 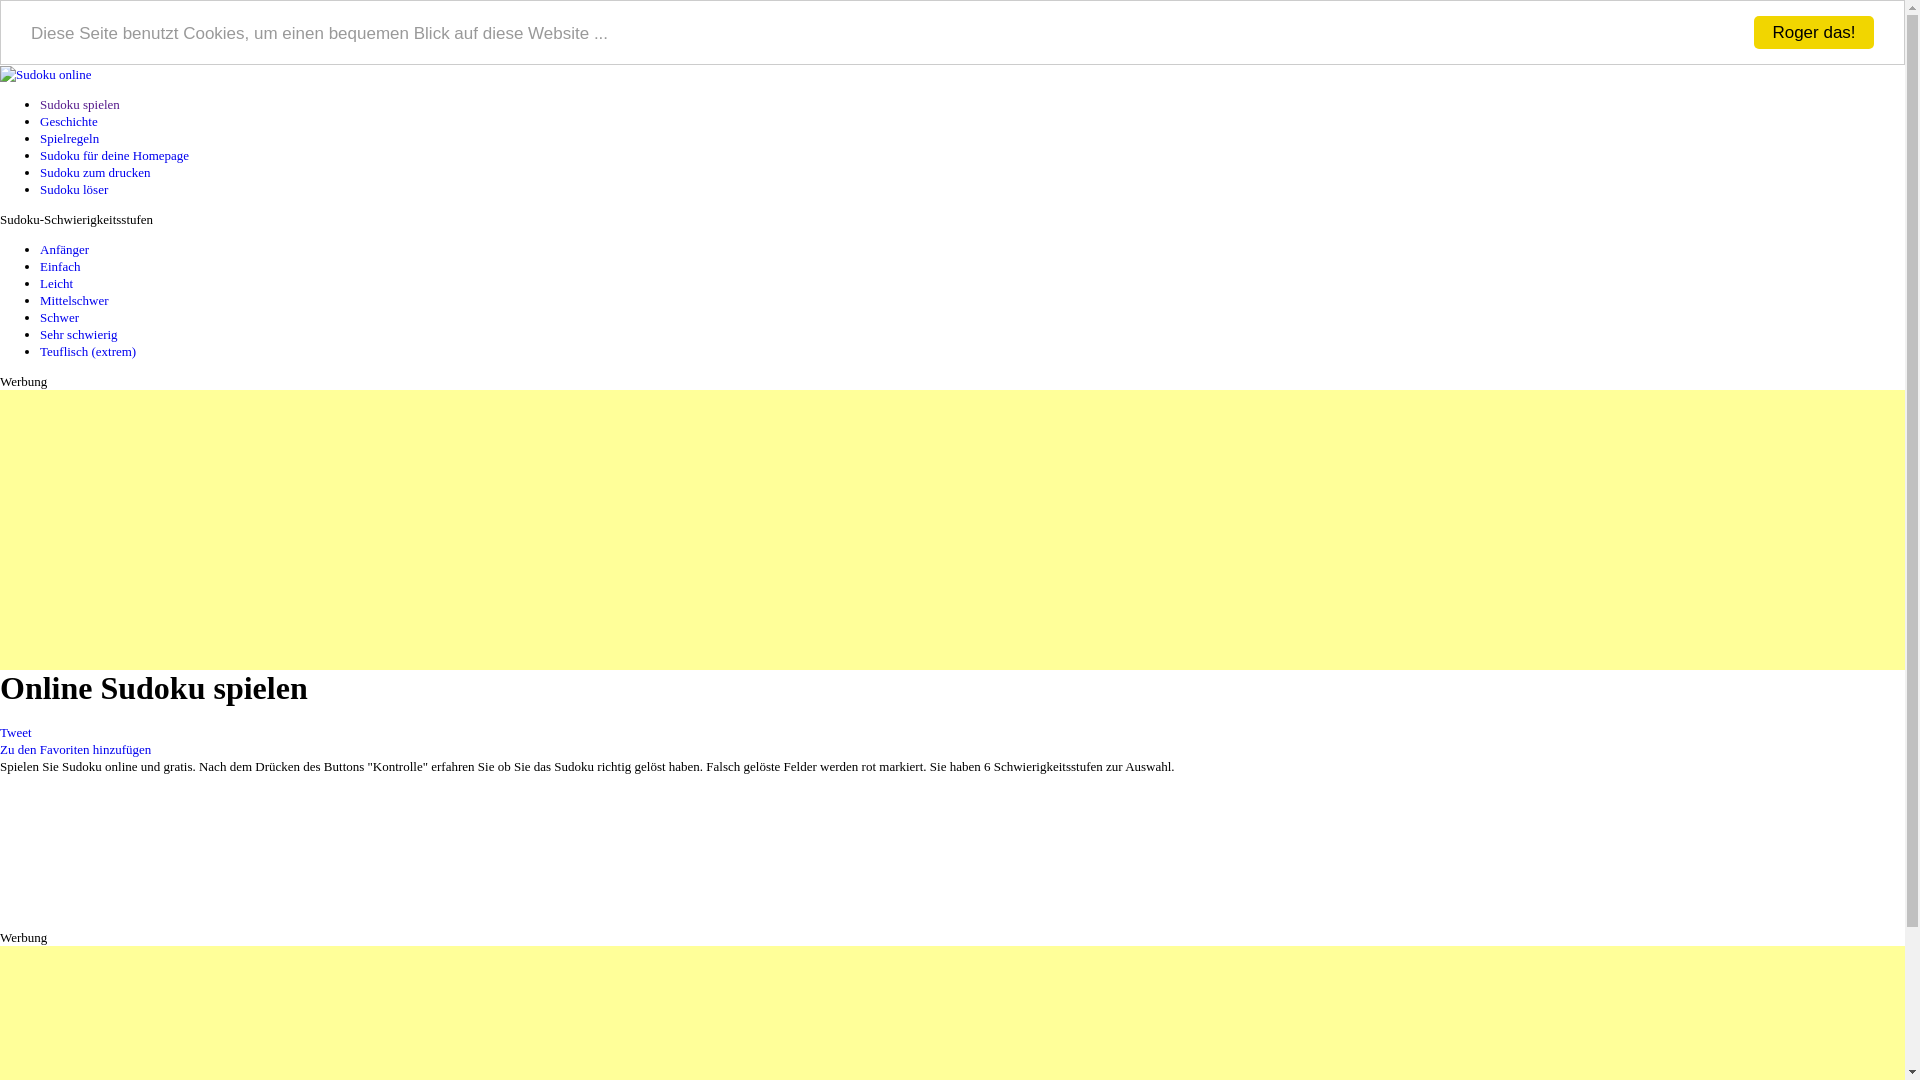 I want to click on 'Advertisement', so click(x=599, y=528).